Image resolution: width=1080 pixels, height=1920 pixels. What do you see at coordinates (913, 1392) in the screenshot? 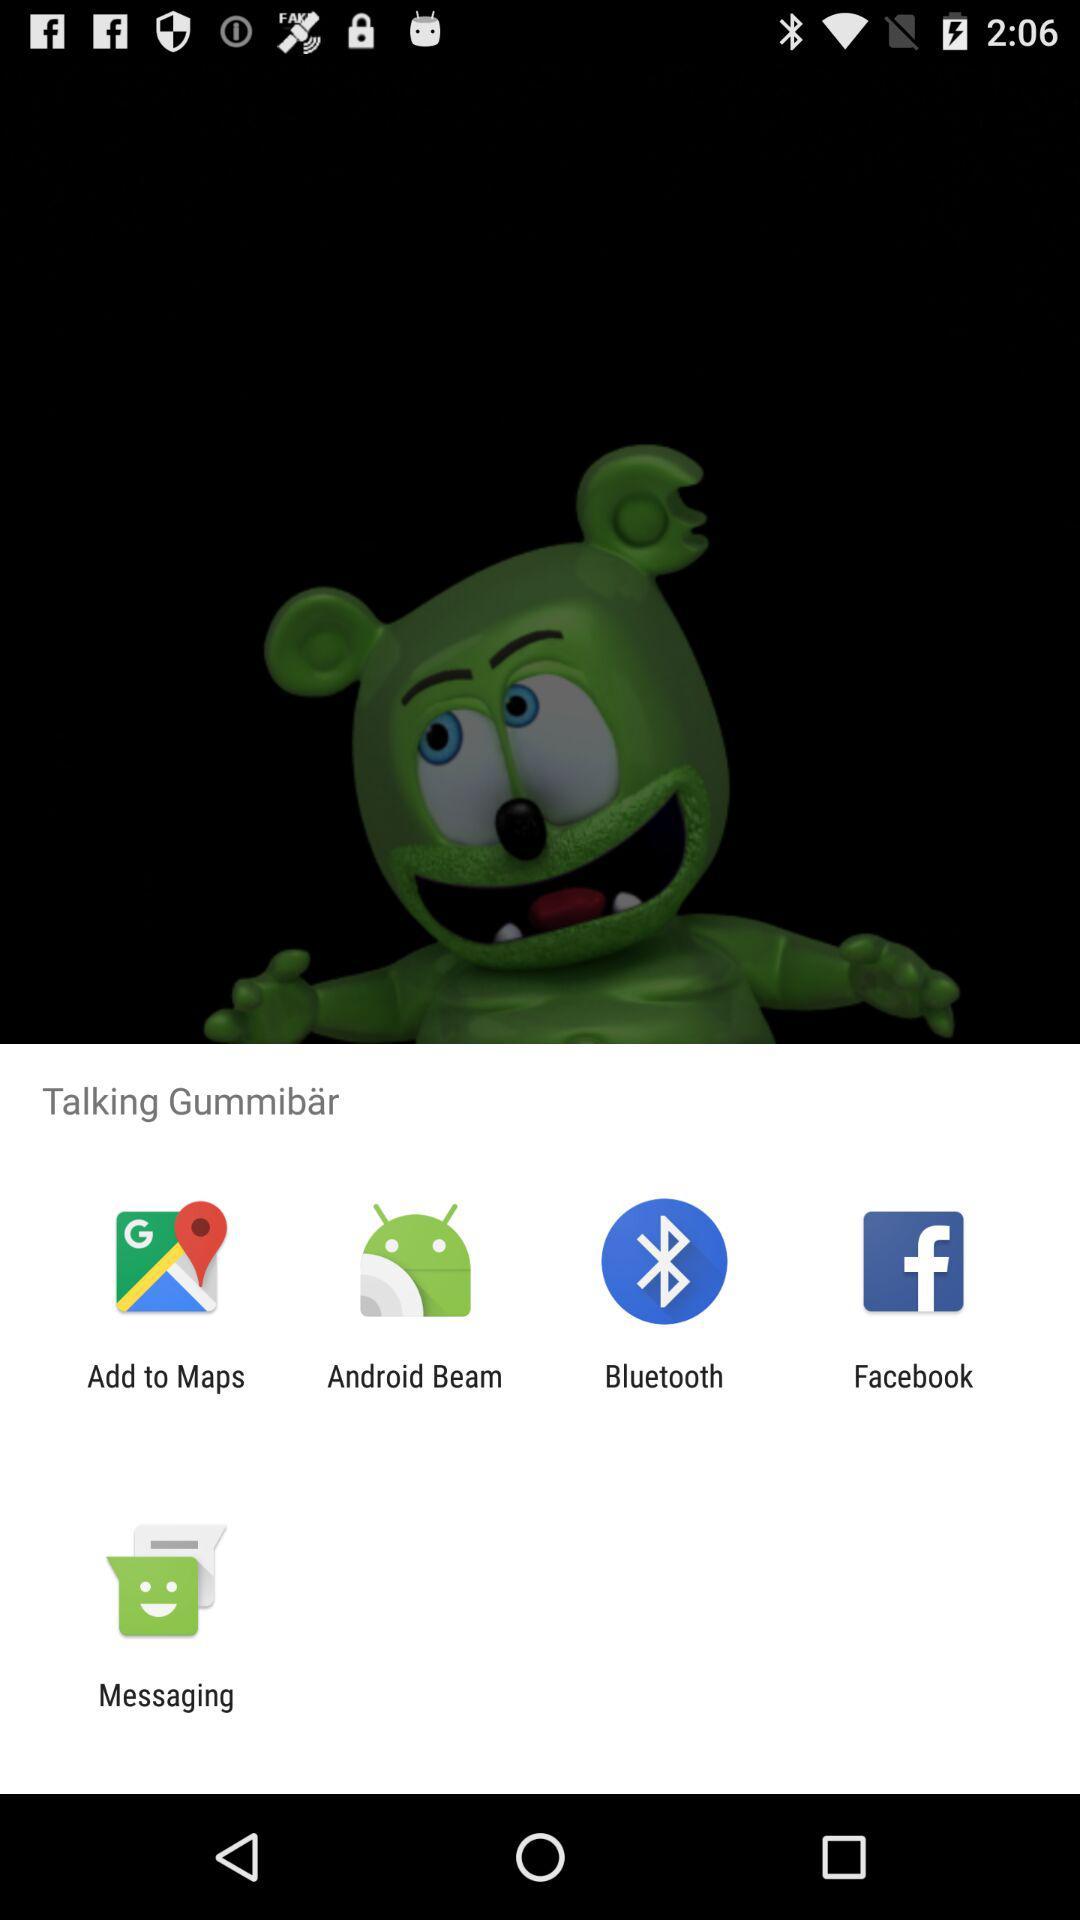
I see `the app to the right of the bluetooth icon` at bounding box center [913, 1392].